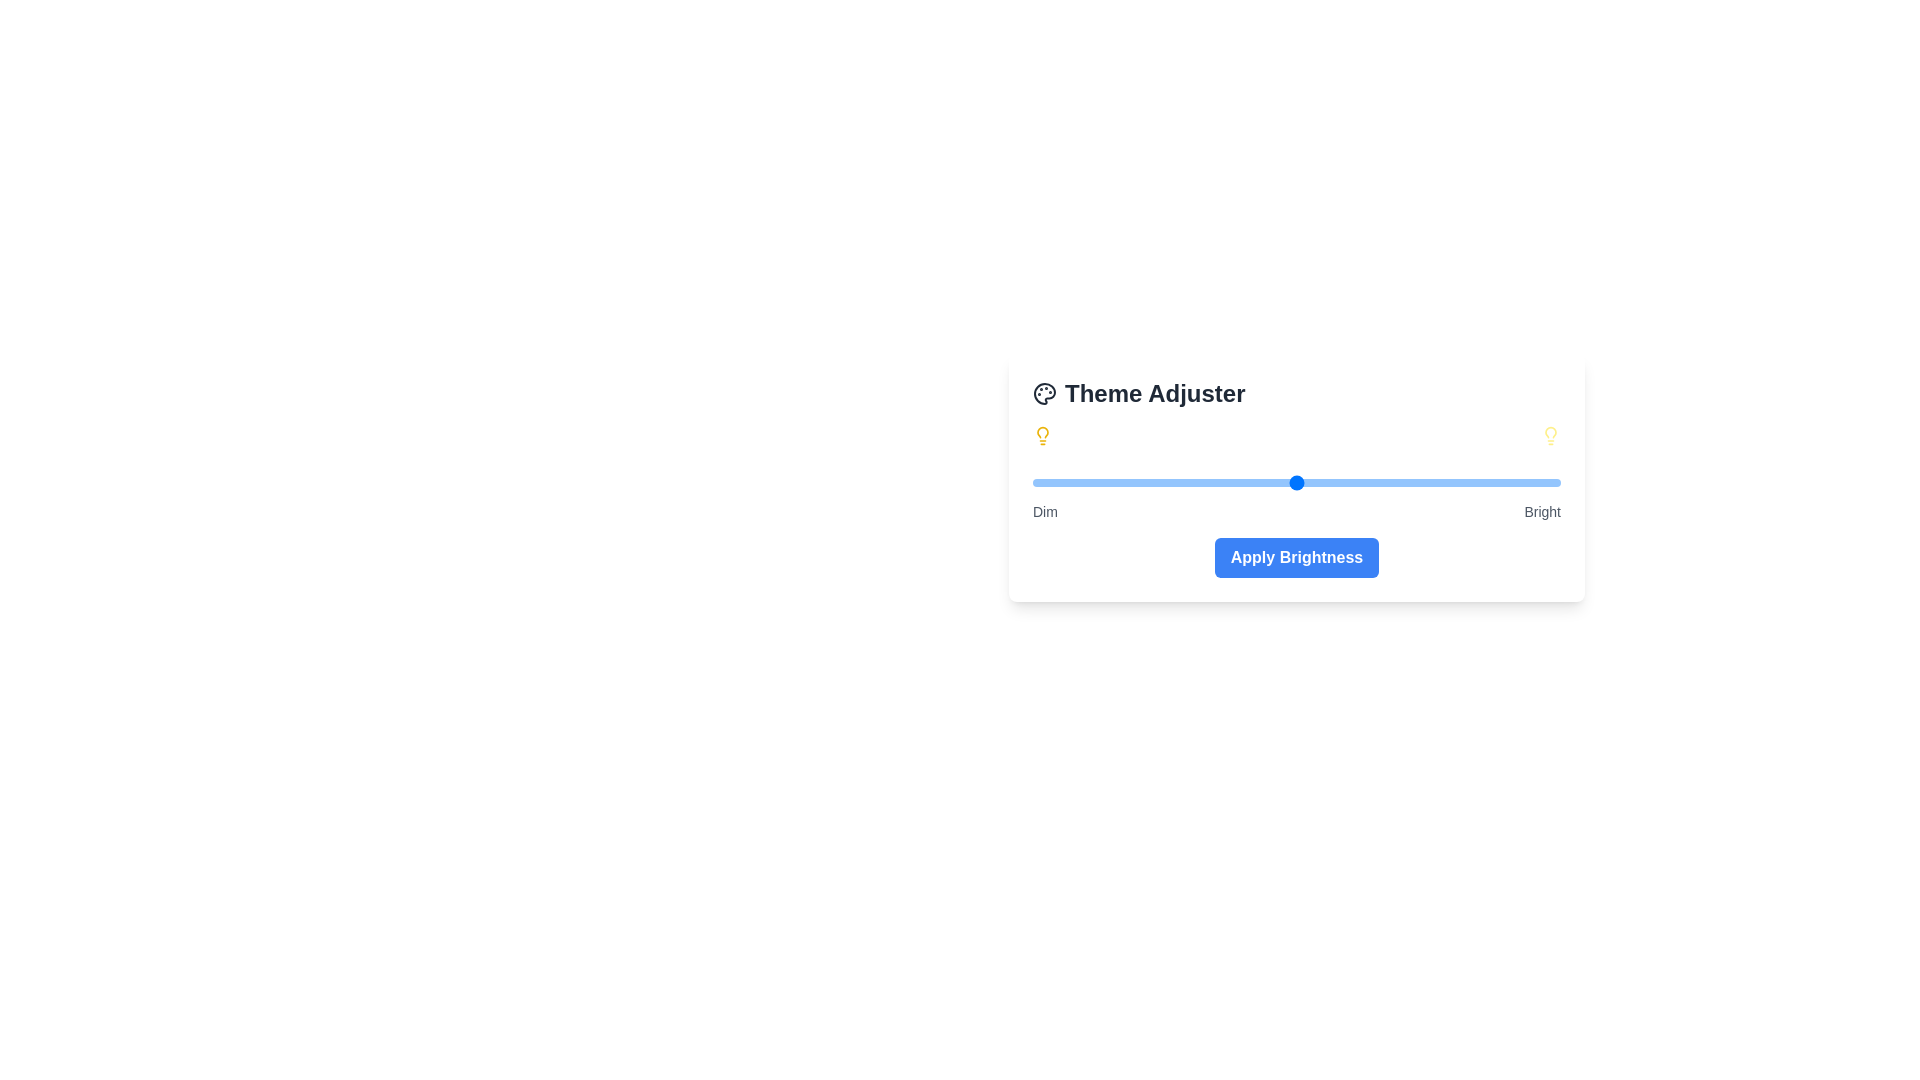  I want to click on the brightness slider to a specific value 52, so click(1307, 482).